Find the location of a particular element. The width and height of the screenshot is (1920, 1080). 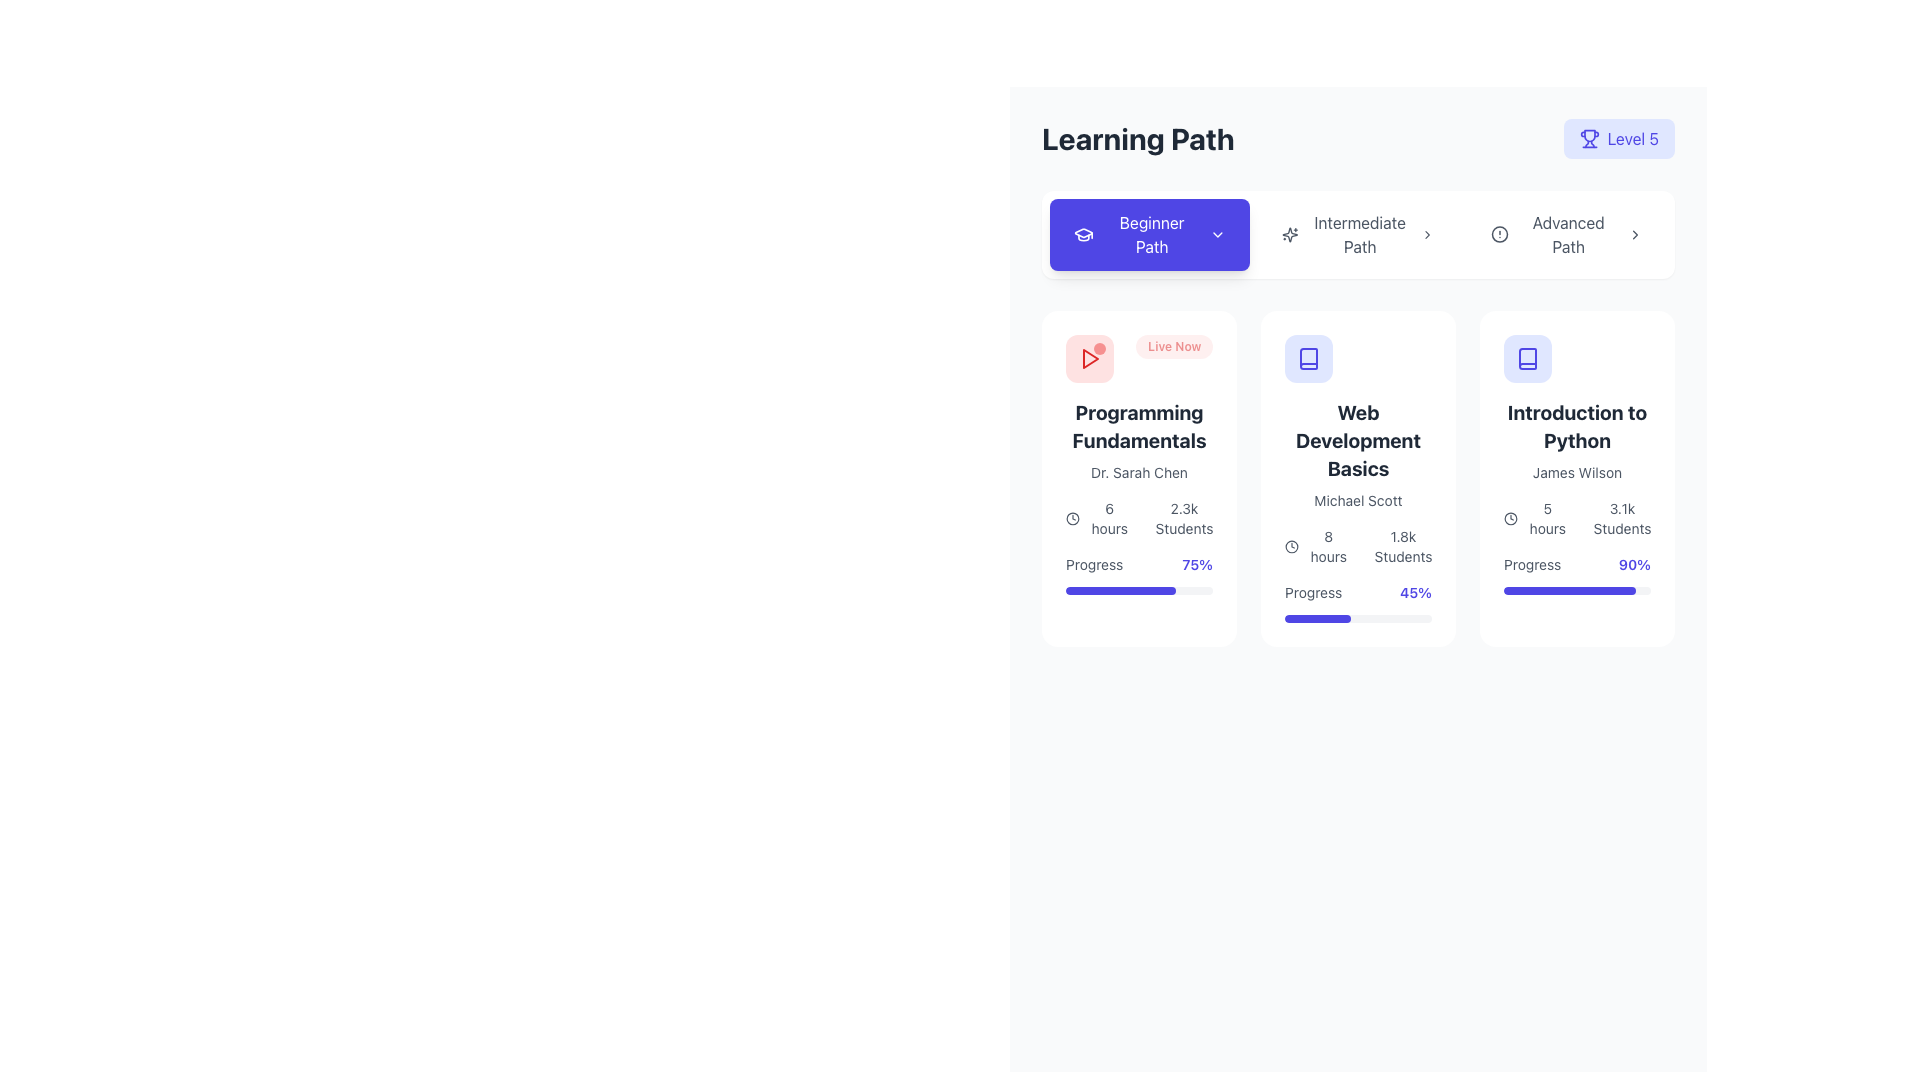

the rightmost Card component in the grid layout is located at coordinates (1576, 478).